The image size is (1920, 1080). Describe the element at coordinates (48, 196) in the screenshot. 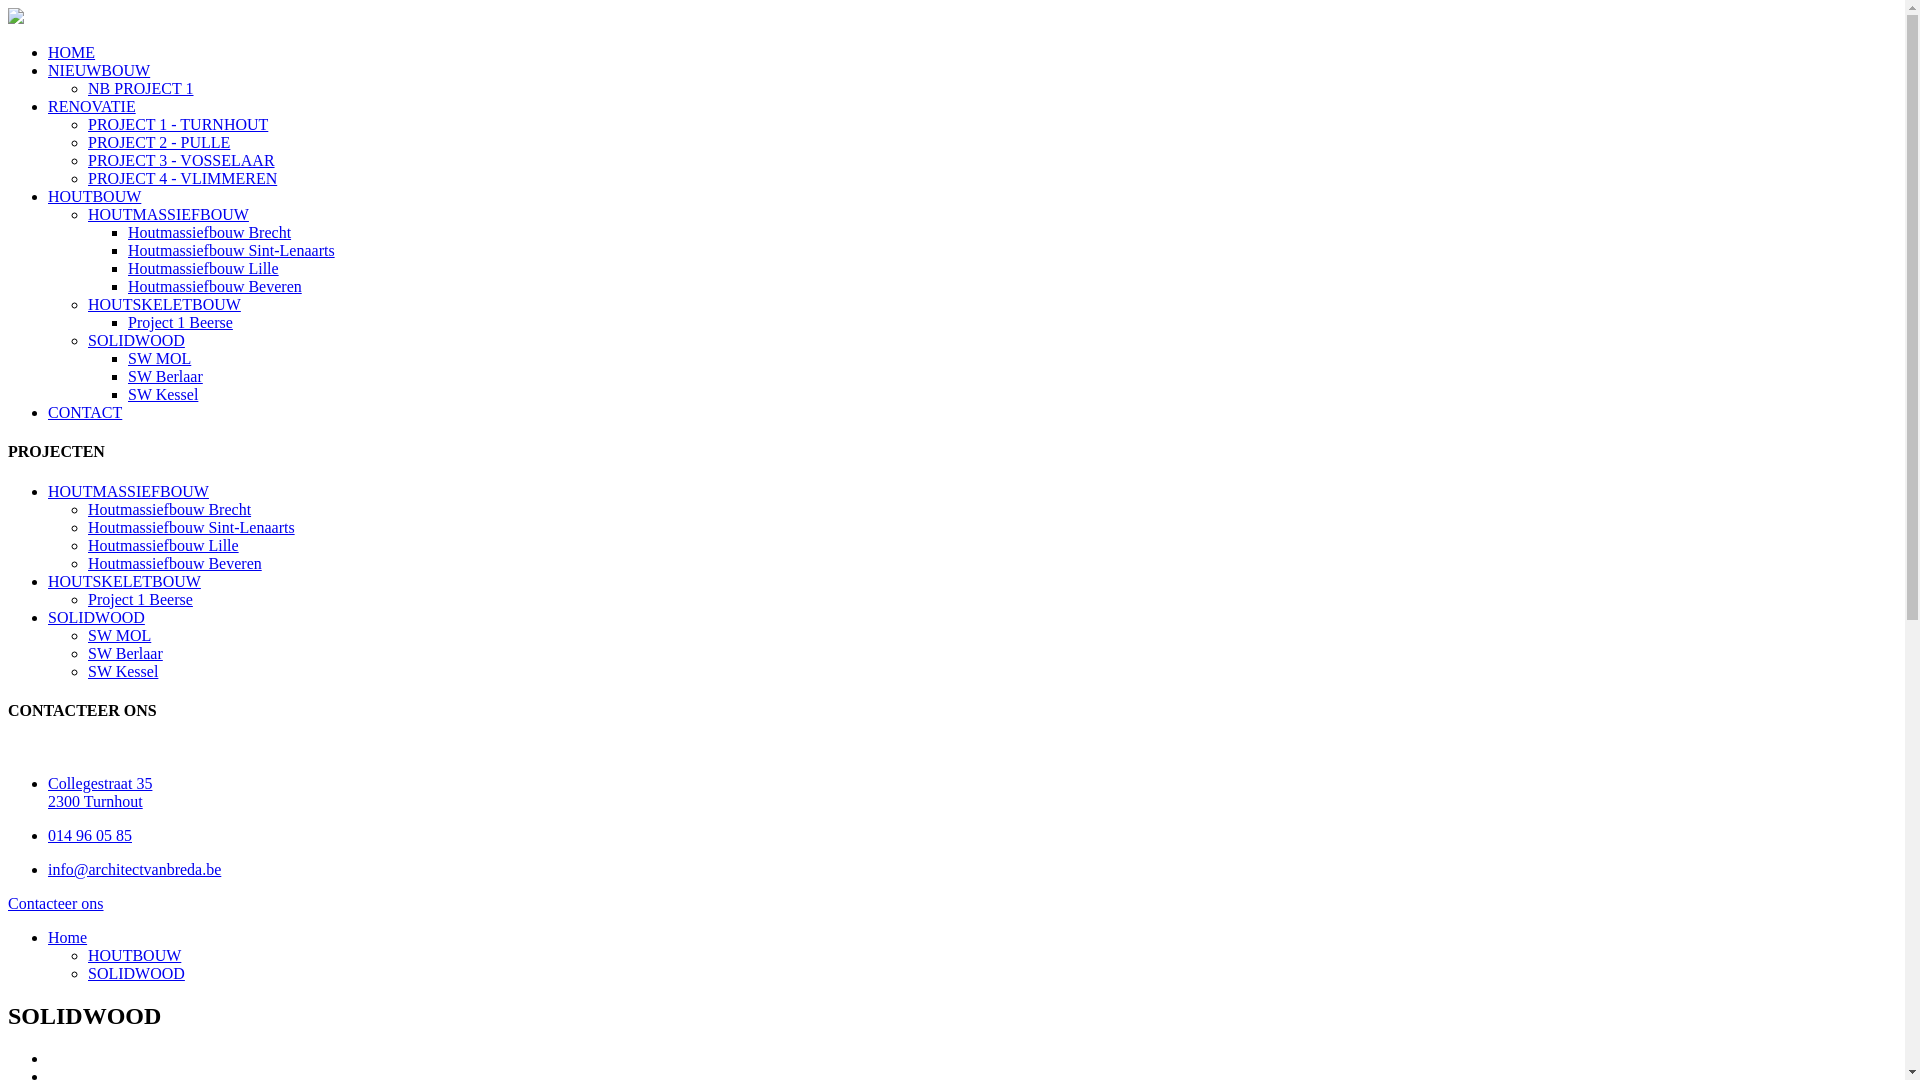

I see `'HOUTBOUW'` at that location.